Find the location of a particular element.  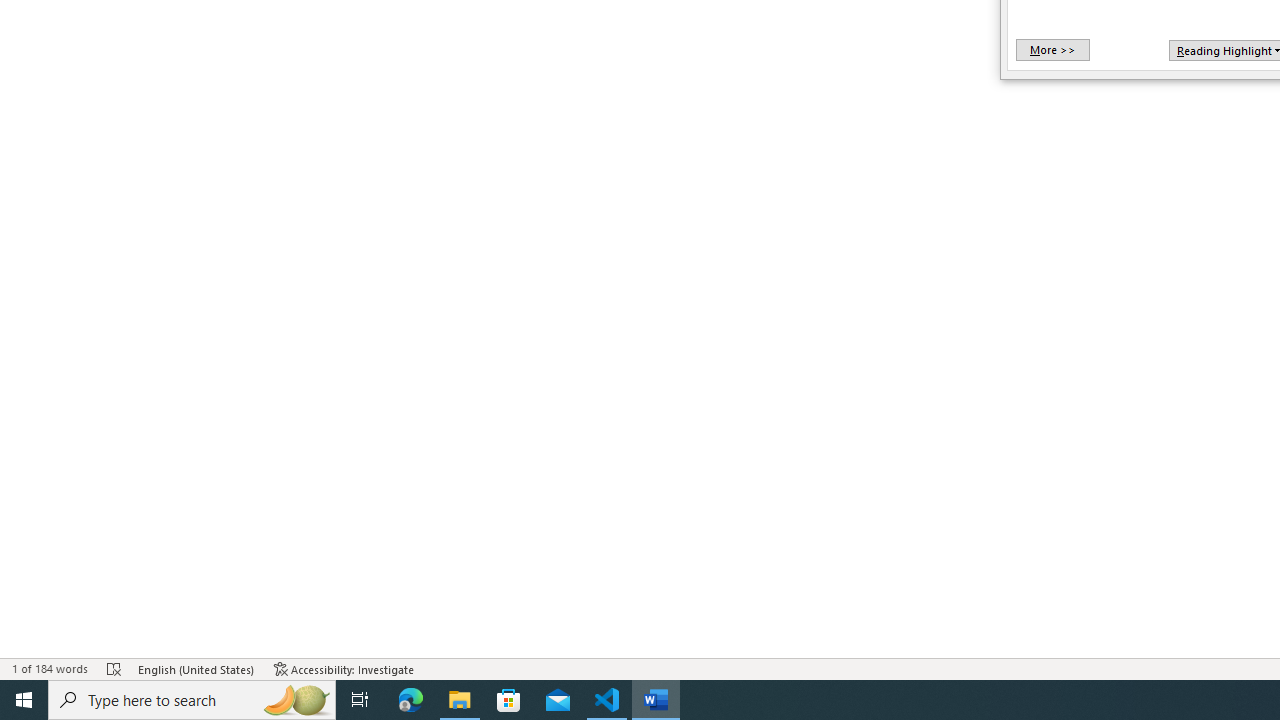

'Microsoft Edge' is located at coordinates (410, 698).